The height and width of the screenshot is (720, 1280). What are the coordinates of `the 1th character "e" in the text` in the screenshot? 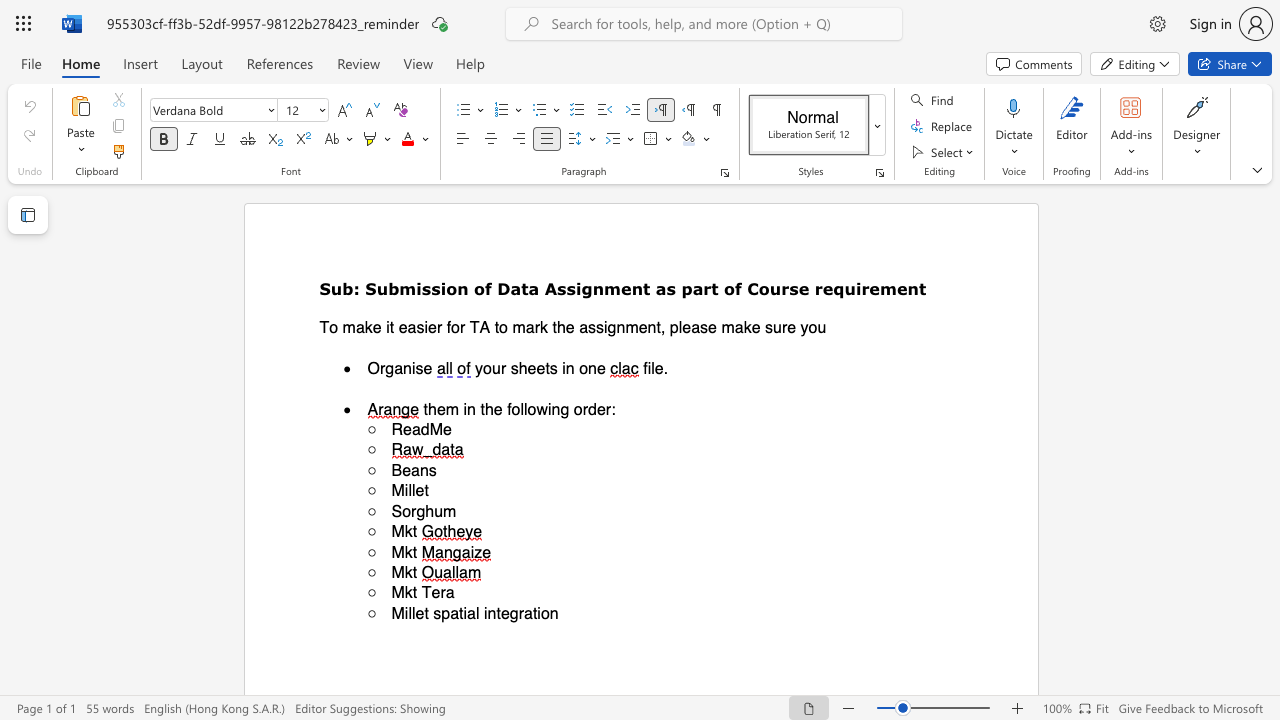 It's located at (418, 612).